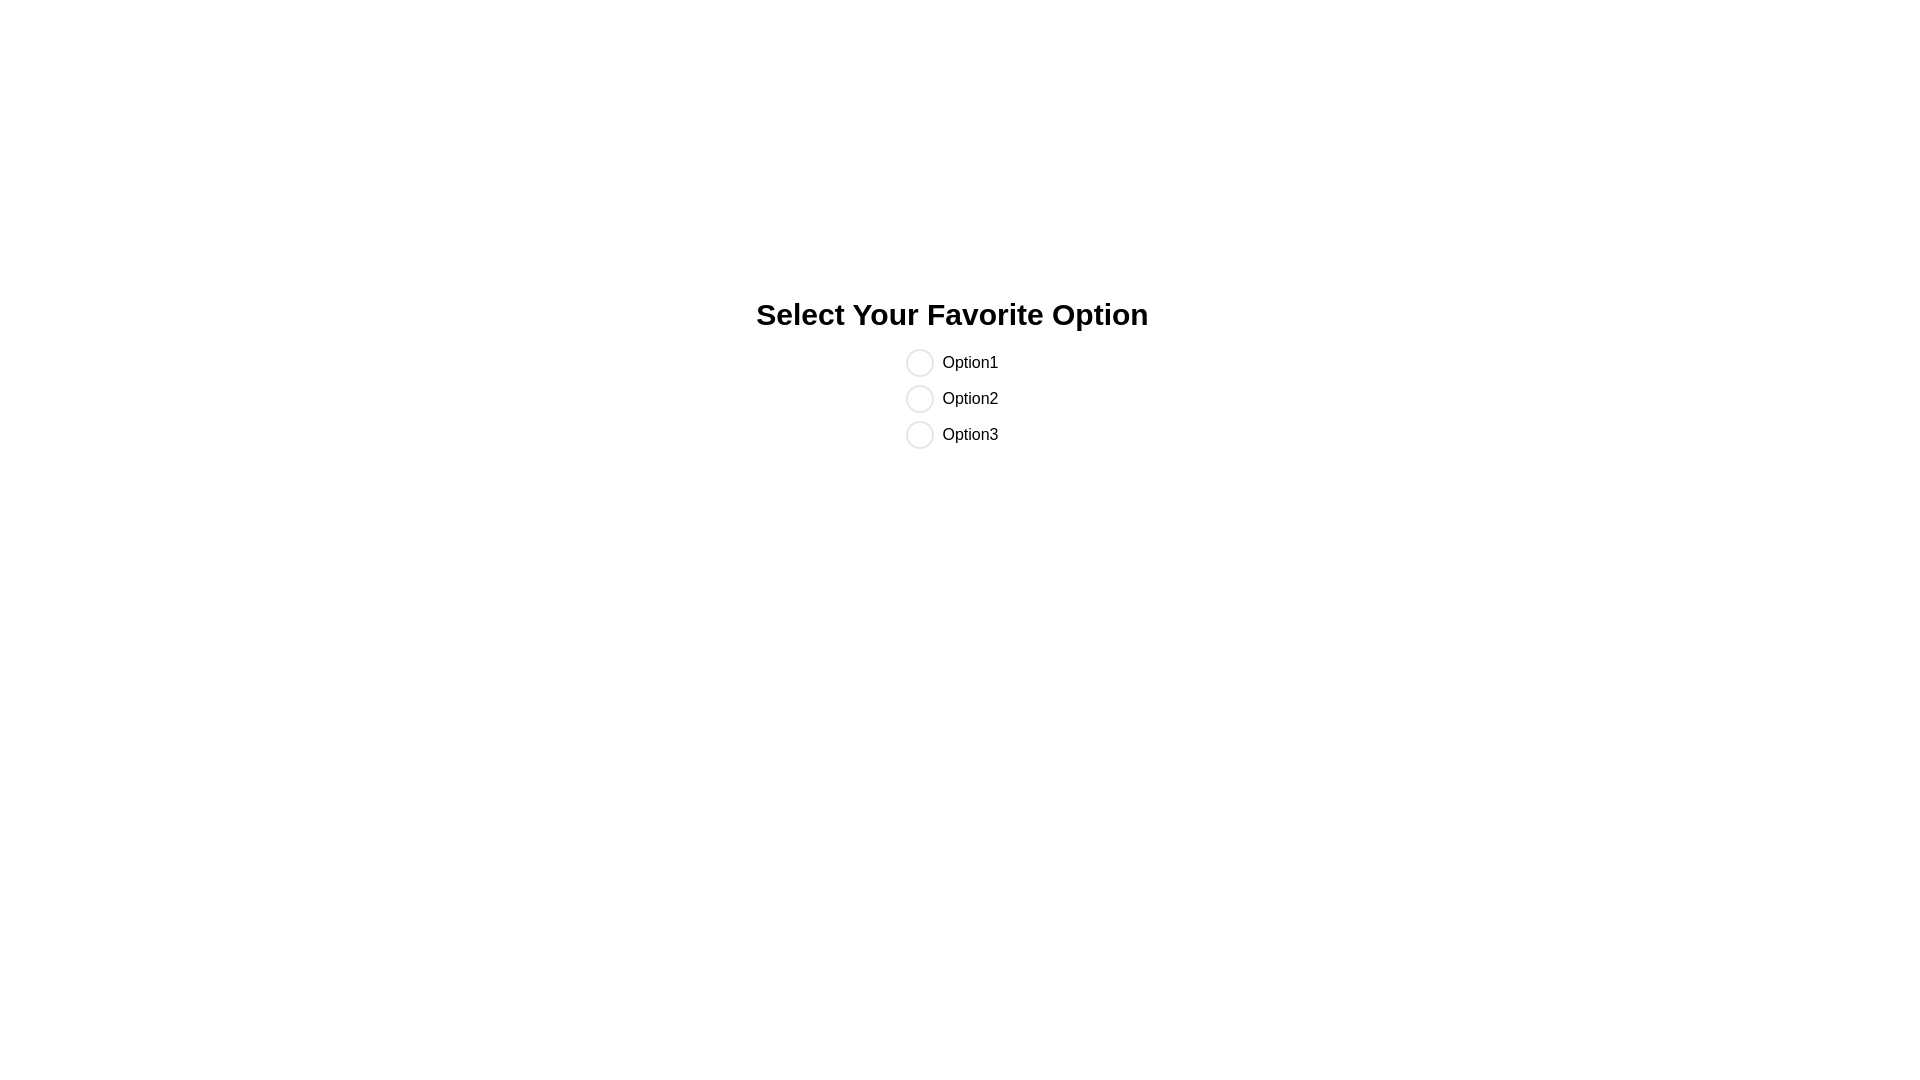 The height and width of the screenshot is (1080, 1920). What do you see at coordinates (919, 398) in the screenshot?
I see `the radio button labeled 'Option2'` at bounding box center [919, 398].